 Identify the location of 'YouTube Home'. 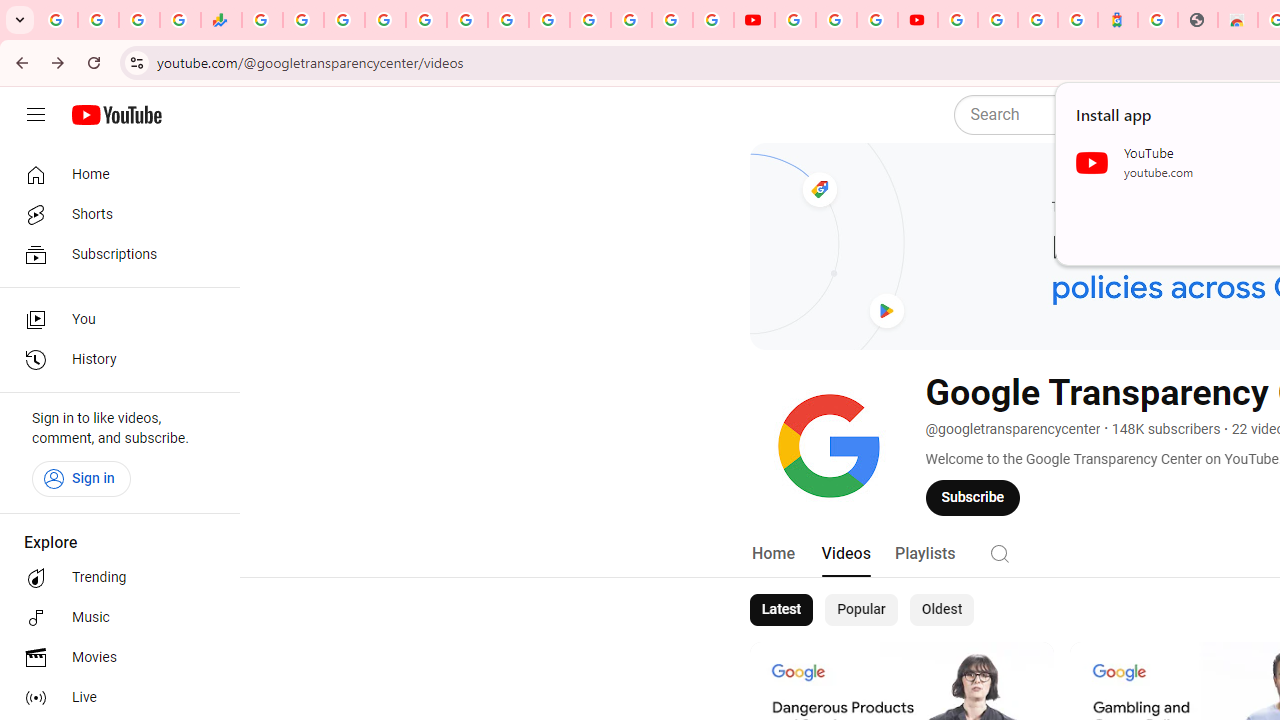
(115, 115).